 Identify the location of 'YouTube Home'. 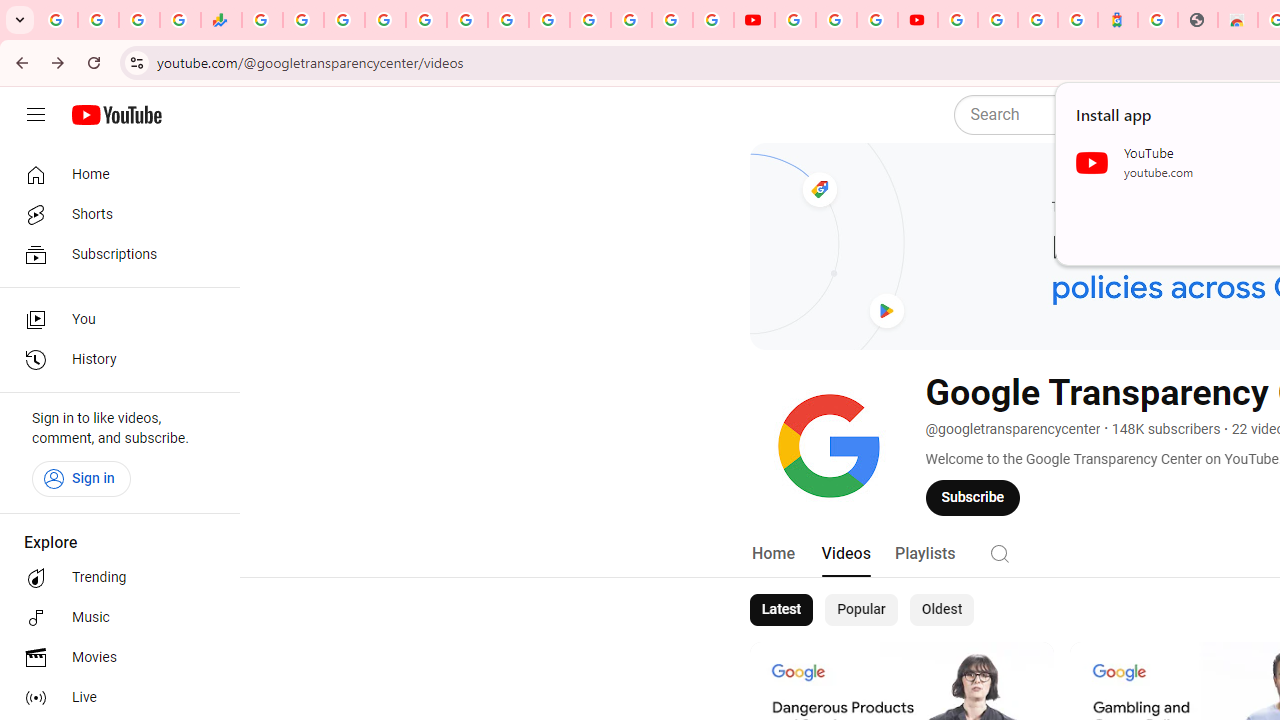
(115, 115).